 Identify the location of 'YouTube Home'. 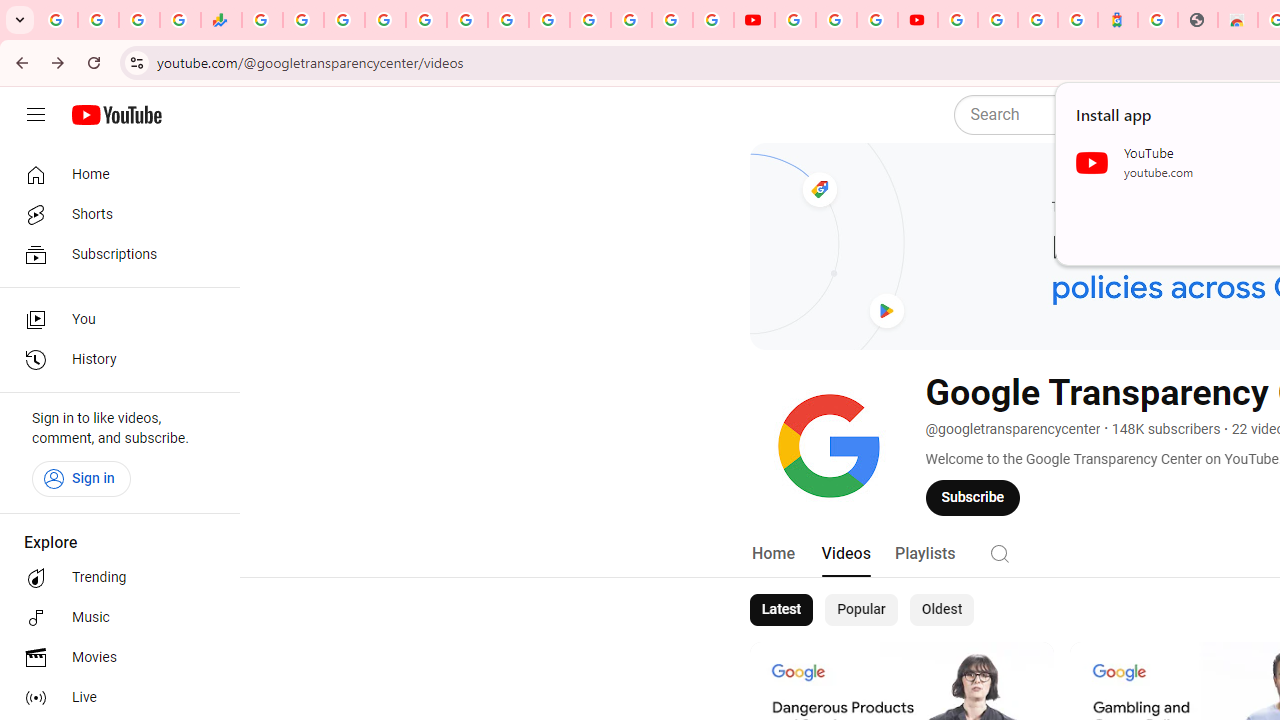
(115, 115).